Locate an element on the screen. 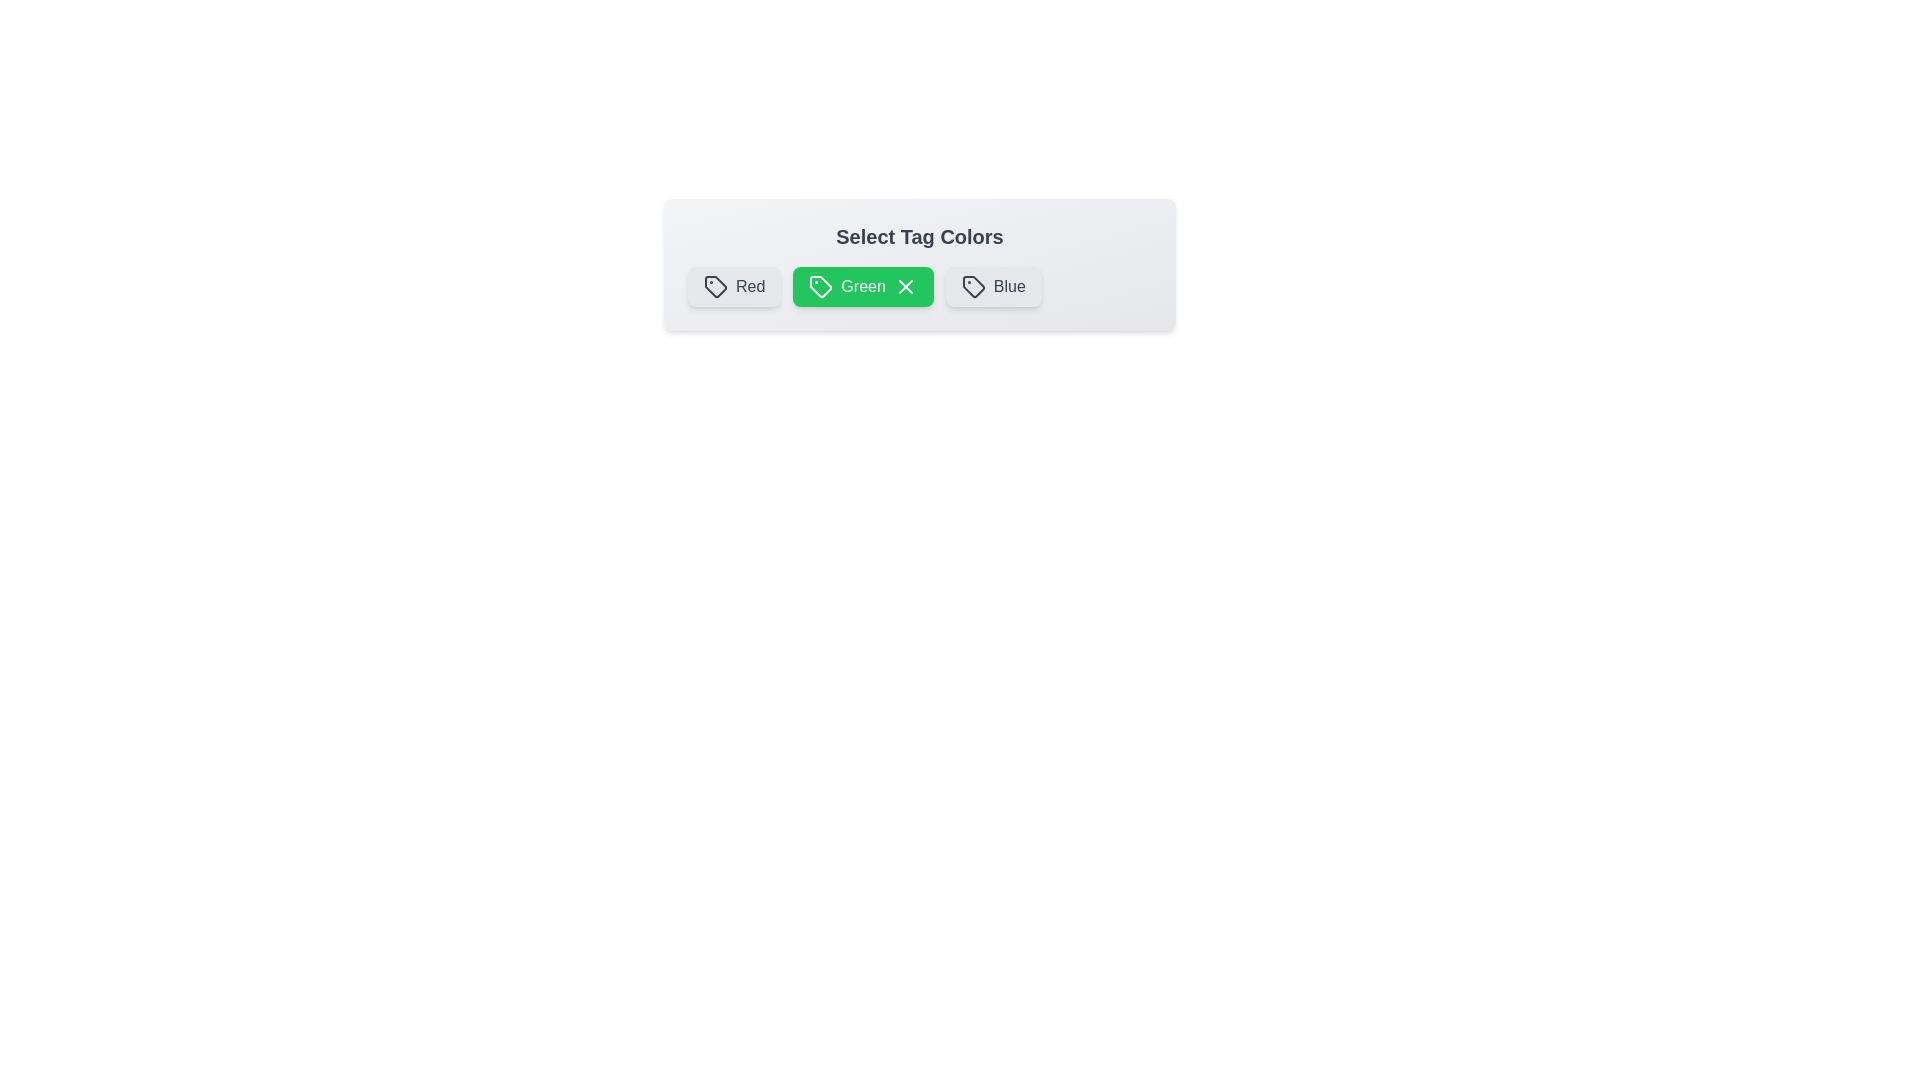 The image size is (1920, 1080). the Blue tag by clicking on it is located at coordinates (993, 286).